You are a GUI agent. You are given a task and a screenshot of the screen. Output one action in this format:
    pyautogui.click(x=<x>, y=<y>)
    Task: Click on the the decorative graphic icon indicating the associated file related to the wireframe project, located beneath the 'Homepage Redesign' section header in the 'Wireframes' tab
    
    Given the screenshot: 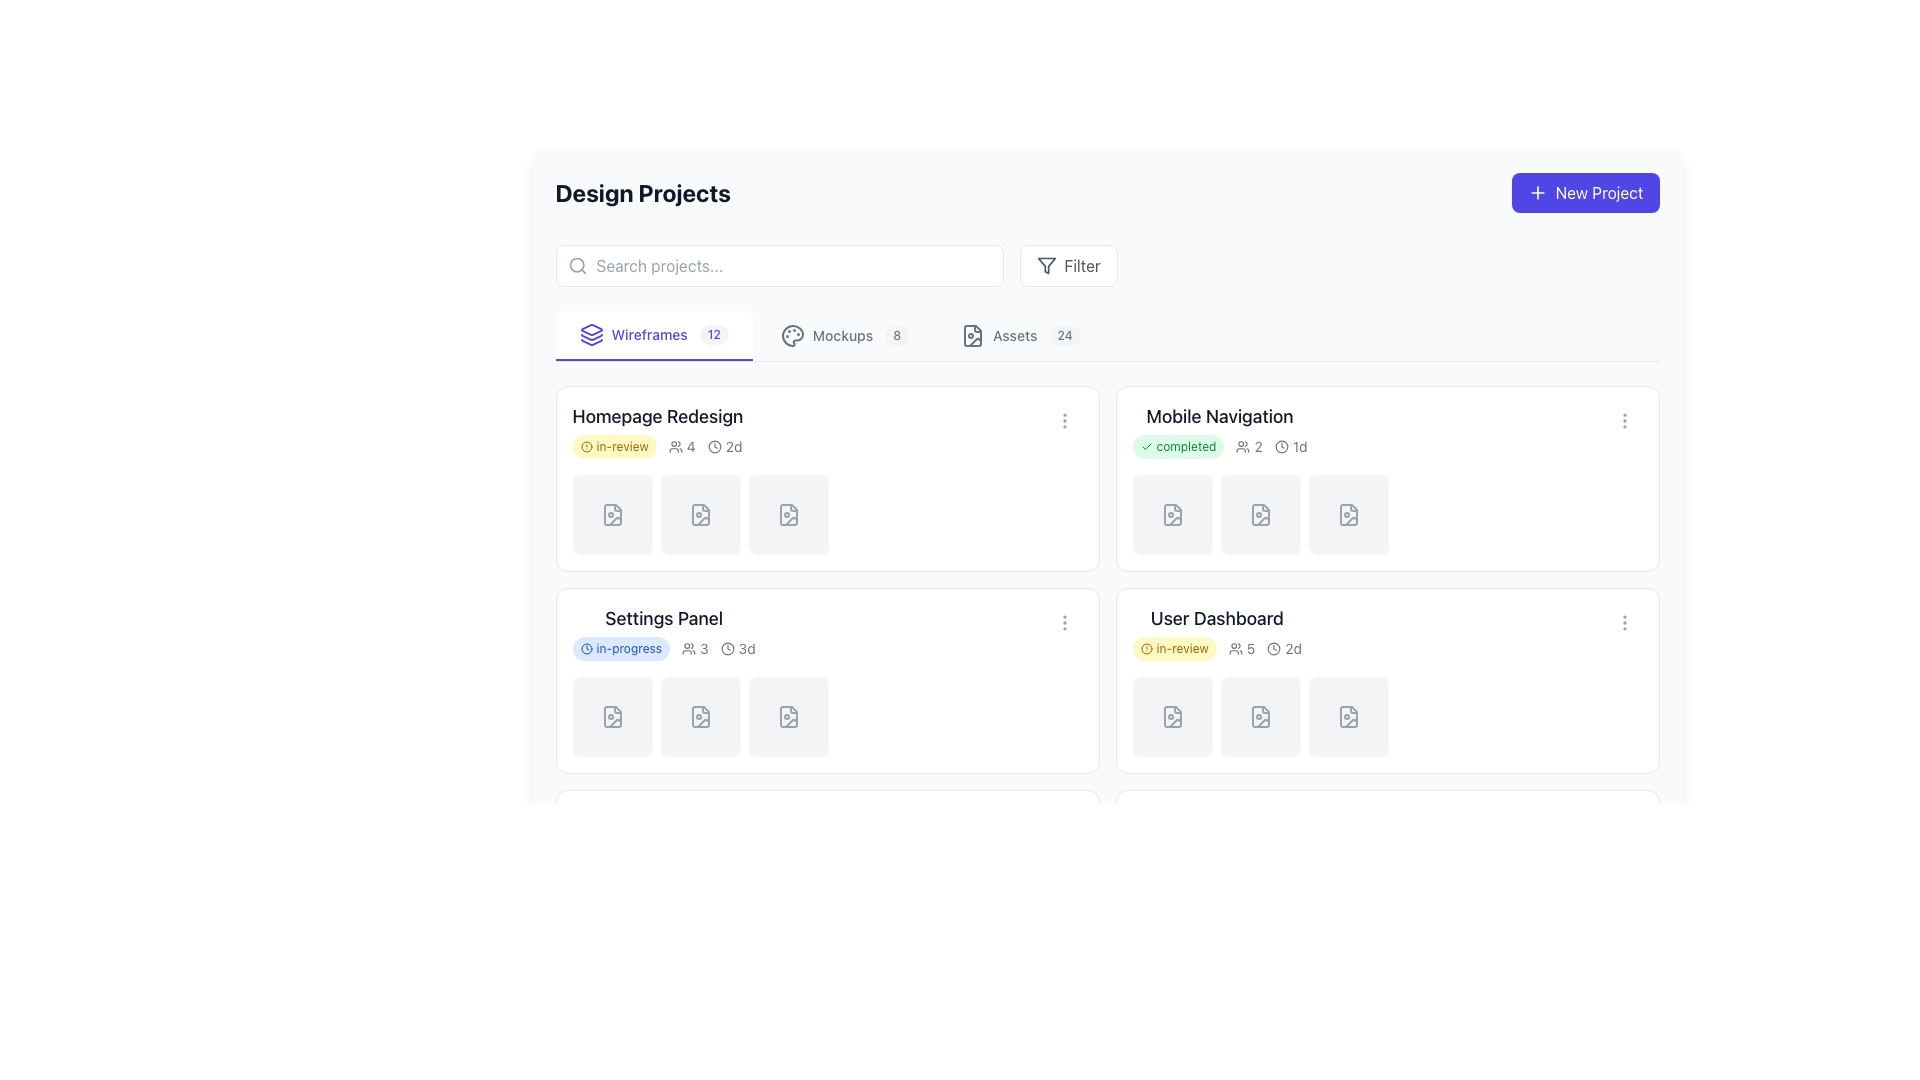 What is the action you would take?
    pyautogui.click(x=611, y=514)
    